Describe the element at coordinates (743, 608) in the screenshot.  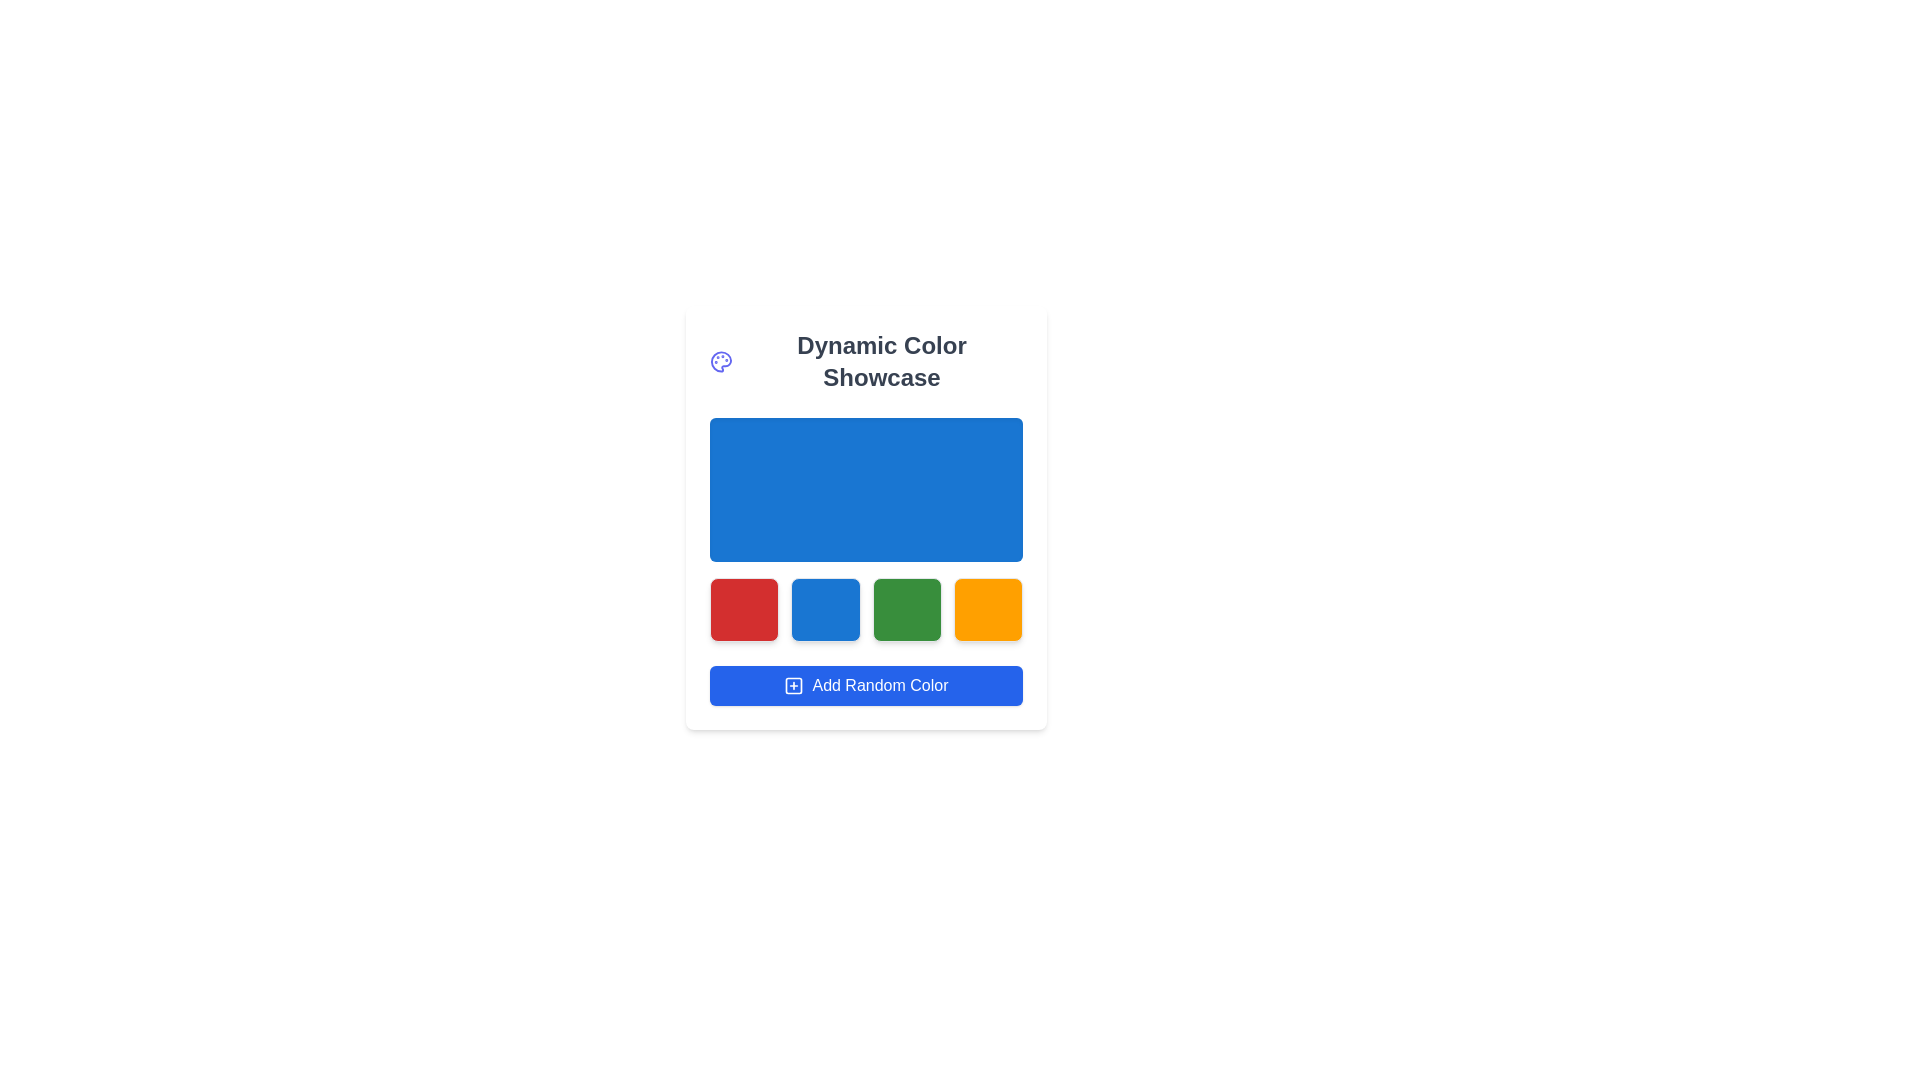
I see `the first selectable color square with a bold red background located under the 'Dynamic Color Showcase' section` at that location.